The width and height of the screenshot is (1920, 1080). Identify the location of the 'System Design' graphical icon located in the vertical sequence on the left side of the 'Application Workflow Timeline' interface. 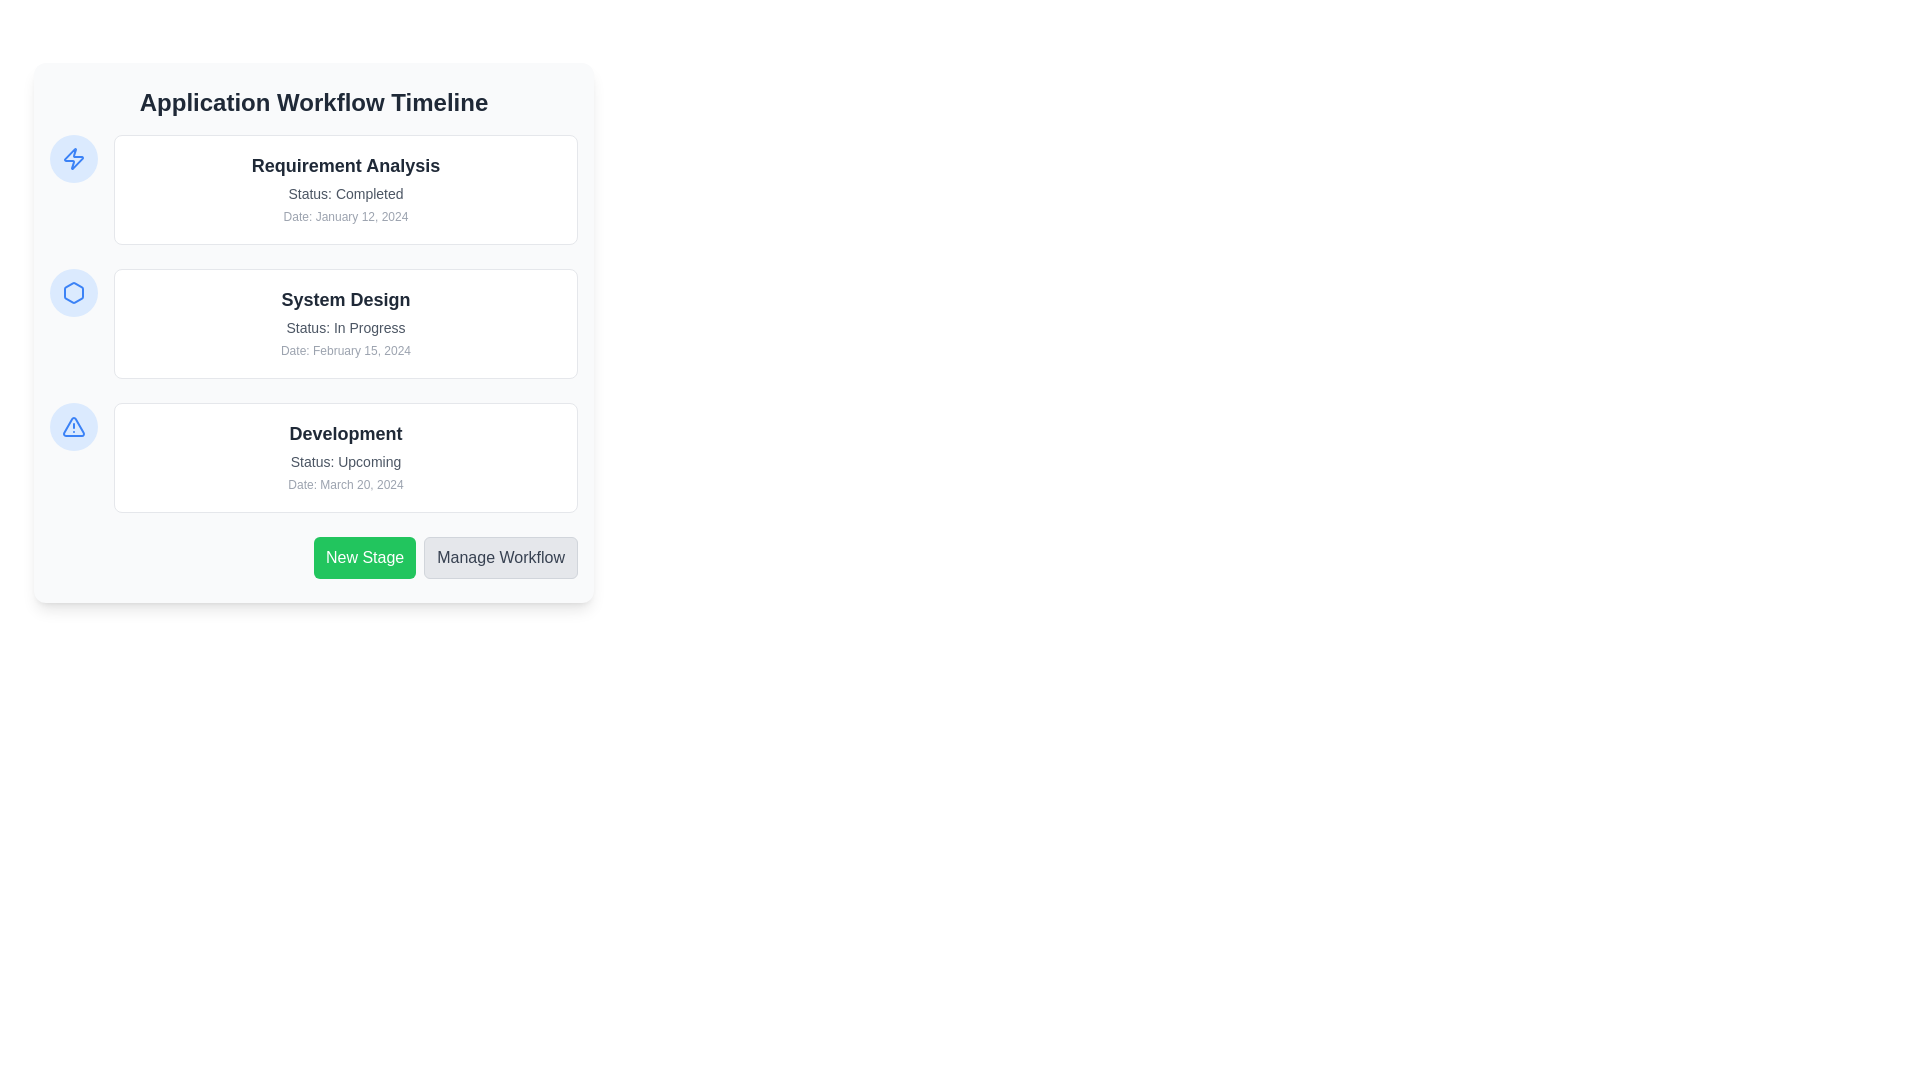
(73, 293).